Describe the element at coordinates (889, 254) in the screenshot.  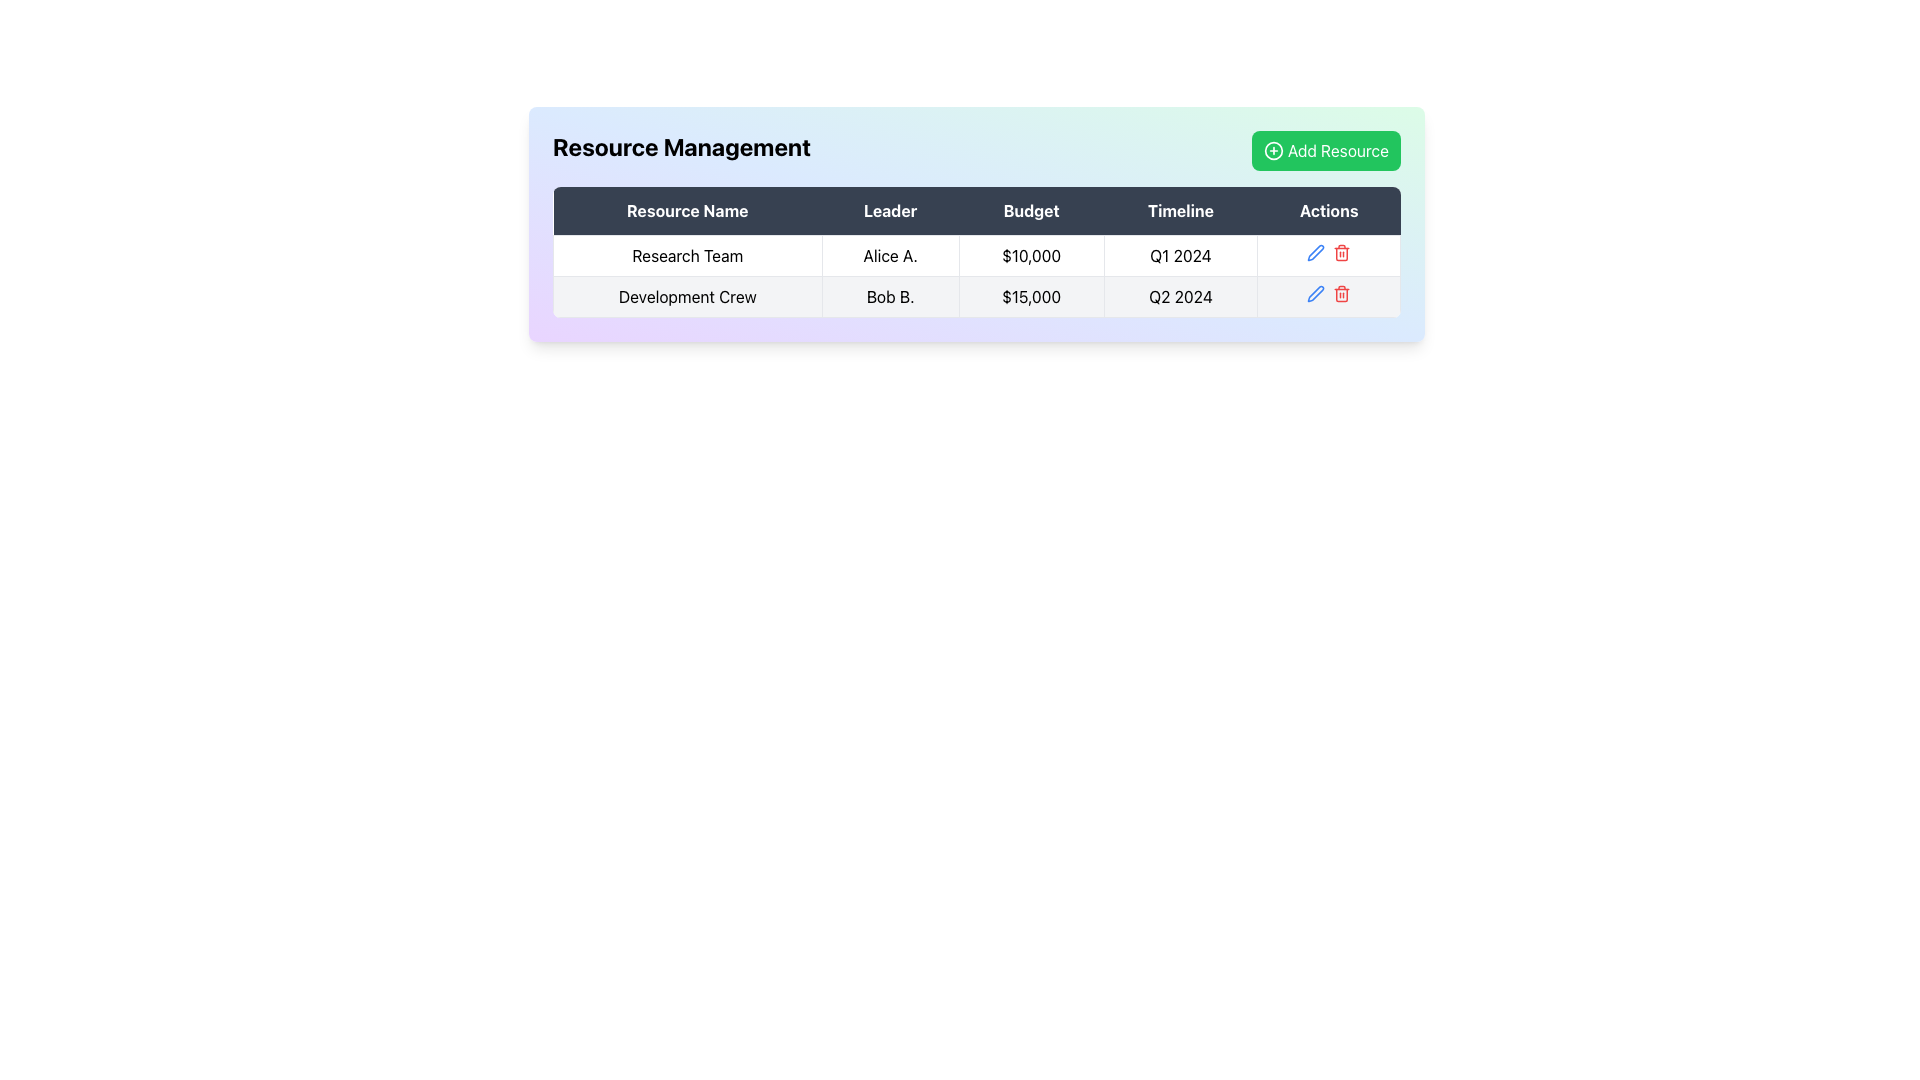
I see `the text label displaying 'Alice A.' located in the second column of the first data row of the table` at that location.